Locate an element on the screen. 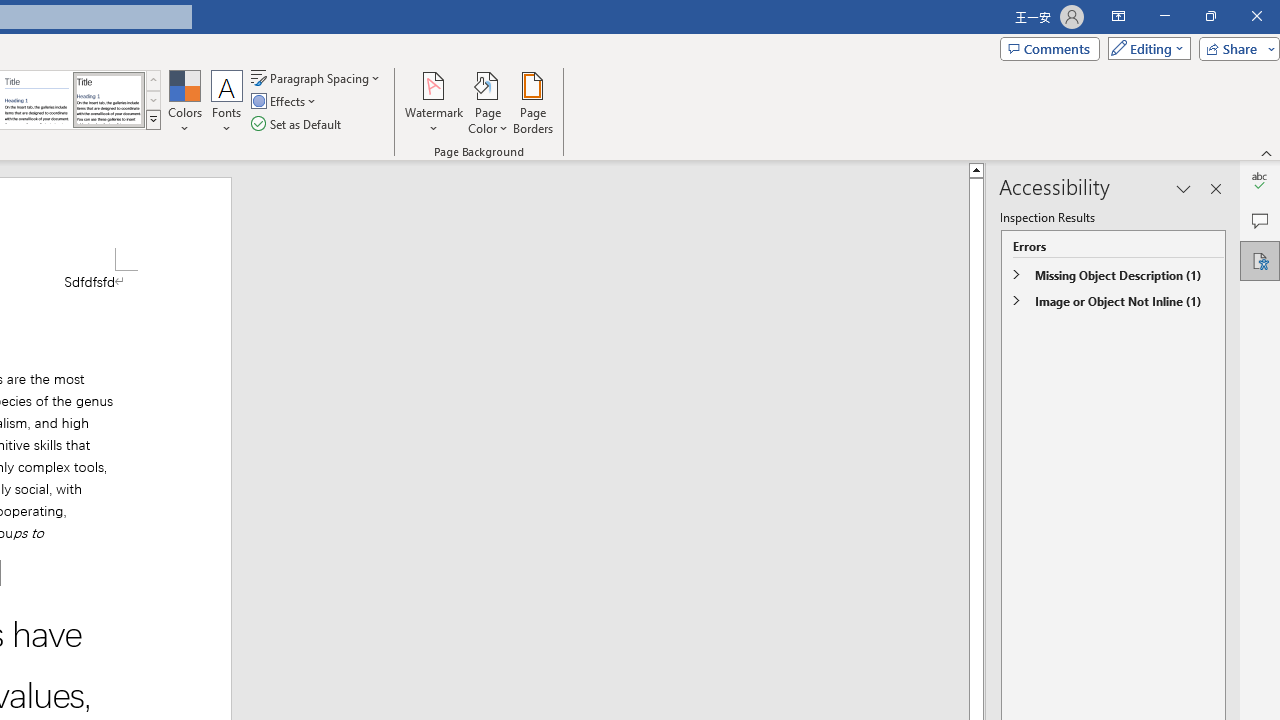  'Set as Default' is located at coordinates (297, 124).